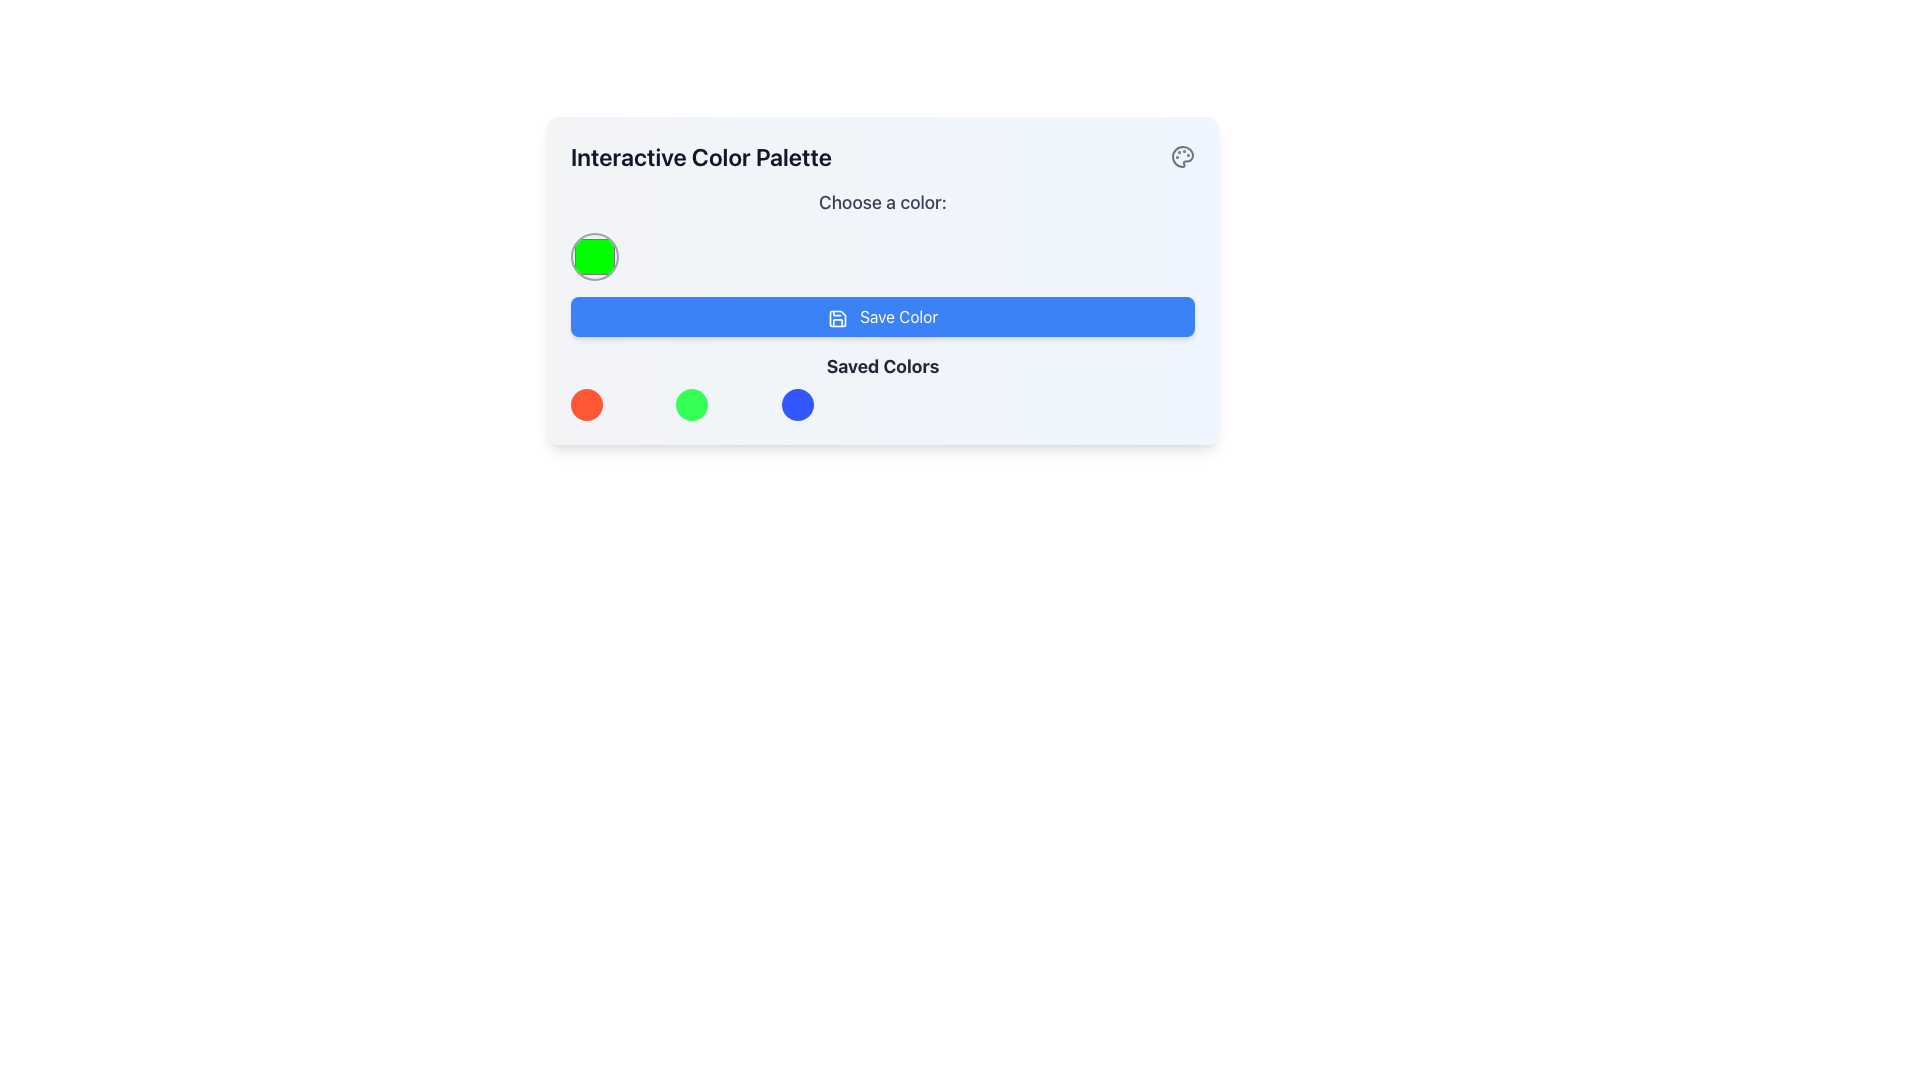  Describe the element at coordinates (594, 256) in the screenshot. I see `the first circular color selector, which is an interactive color picker for selecting green` at that location.